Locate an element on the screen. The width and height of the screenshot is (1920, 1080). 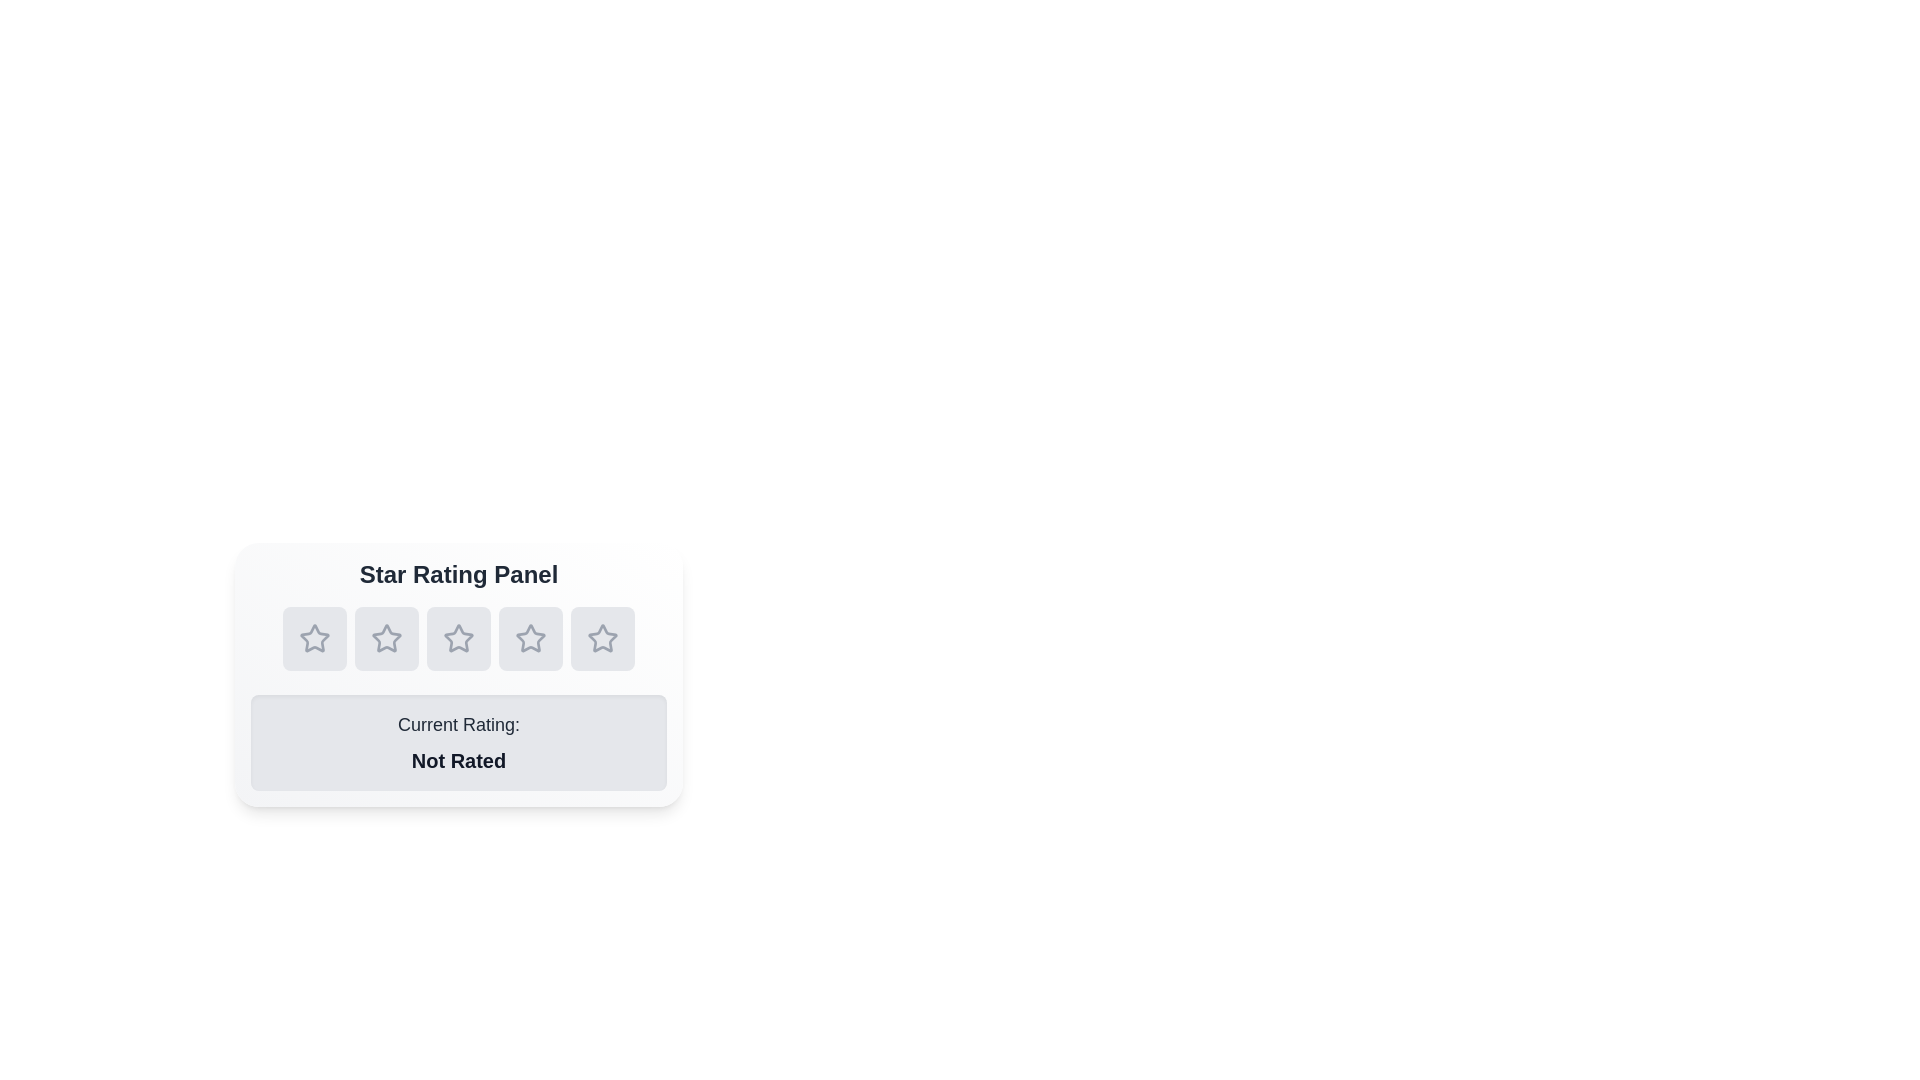
the sixth rating star icon located in the bottom-right corner of the layout to provide a rating is located at coordinates (602, 639).